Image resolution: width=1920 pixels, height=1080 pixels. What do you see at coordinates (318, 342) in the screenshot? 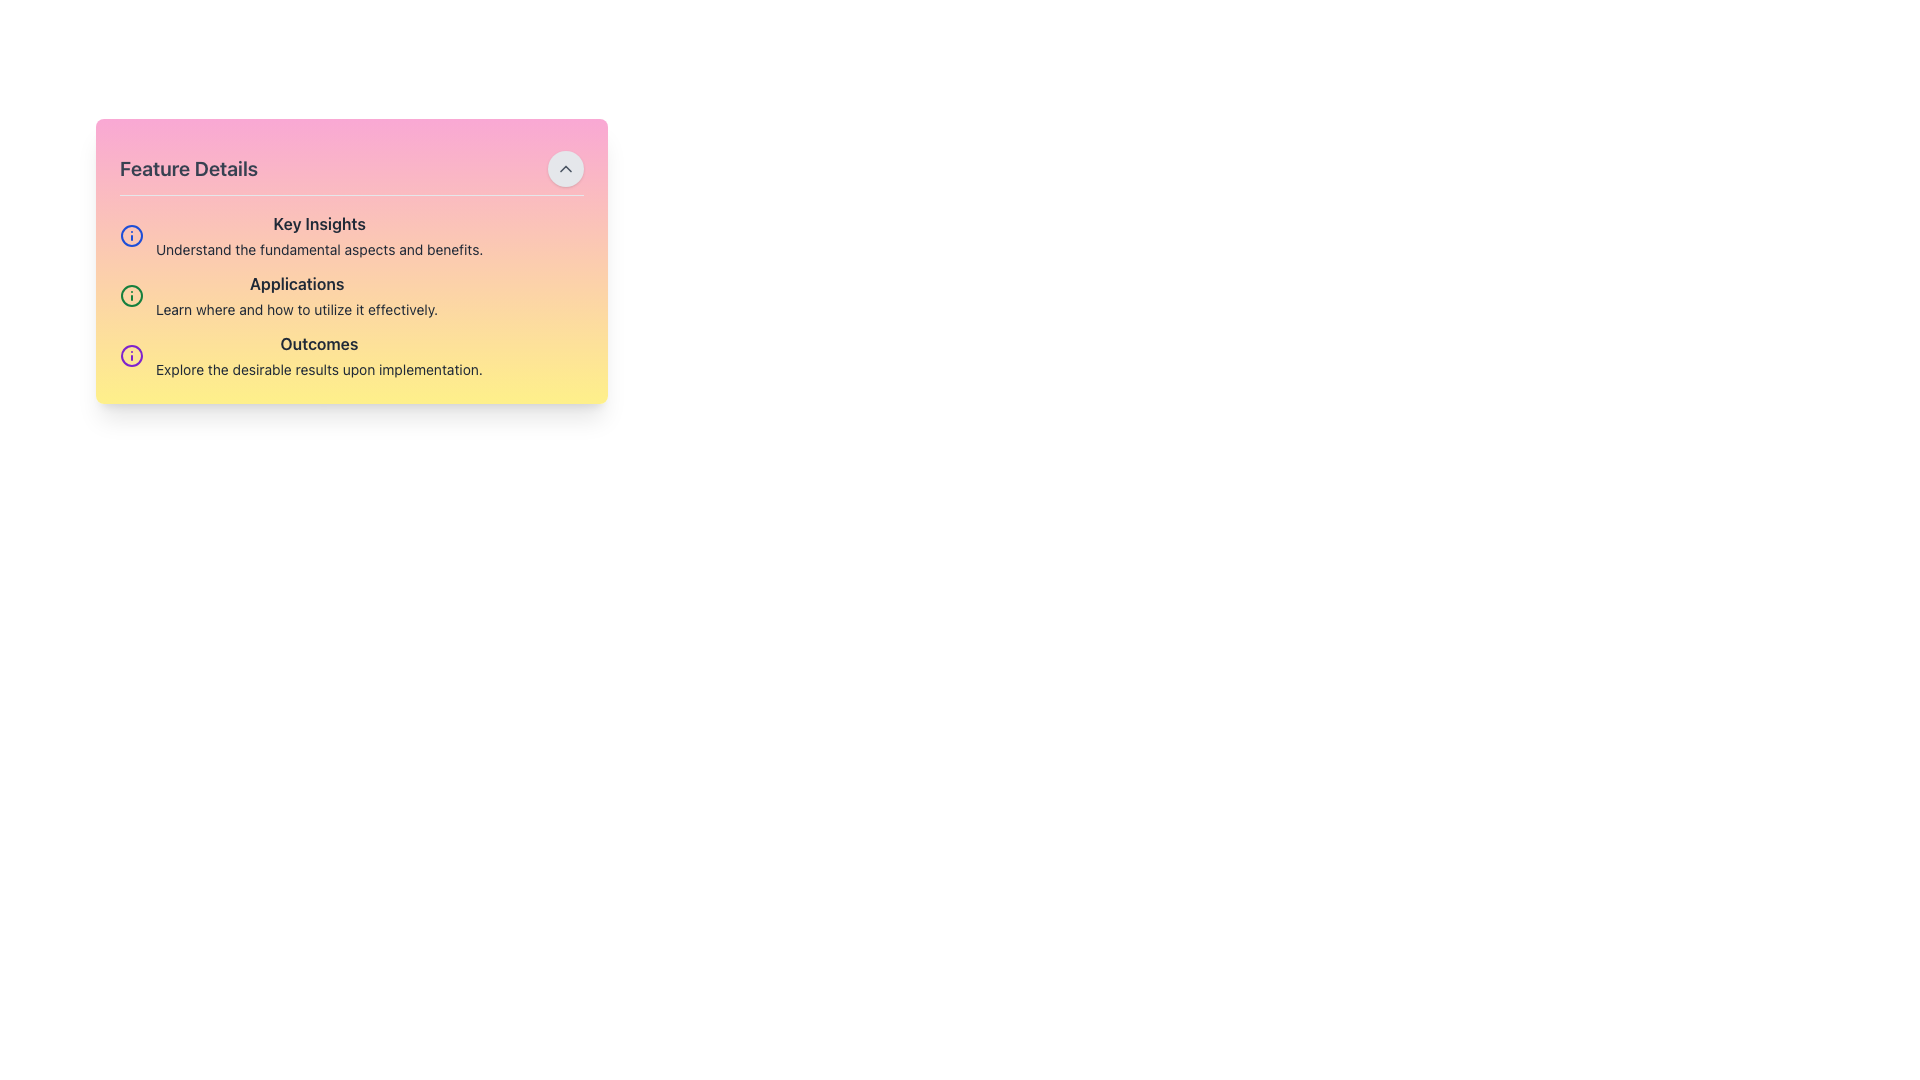
I see `the Text Label that serves as a header for the content under 'Feature Details', which is the third item in the vertical sequence` at bounding box center [318, 342].